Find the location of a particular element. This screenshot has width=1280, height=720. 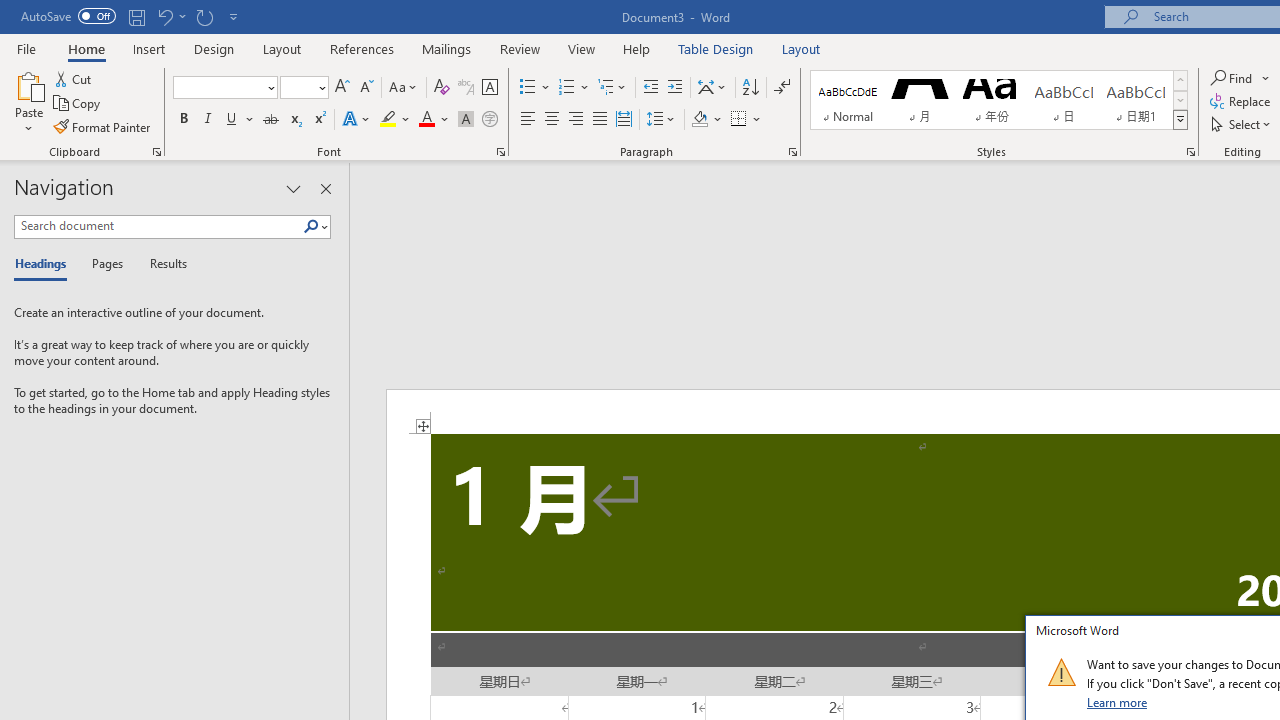

'Select' is located at coordinates (1241, 124).